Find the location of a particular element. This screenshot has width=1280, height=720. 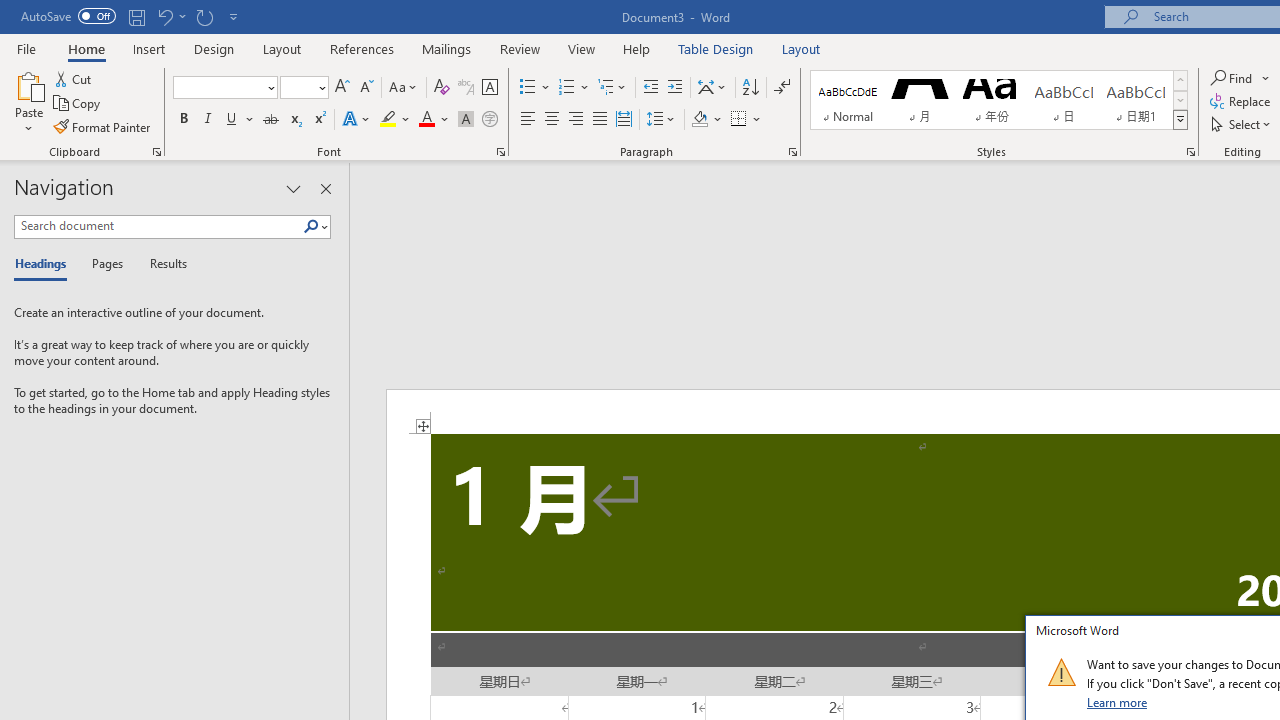

'Select' is located at coordinates (1241, 124).